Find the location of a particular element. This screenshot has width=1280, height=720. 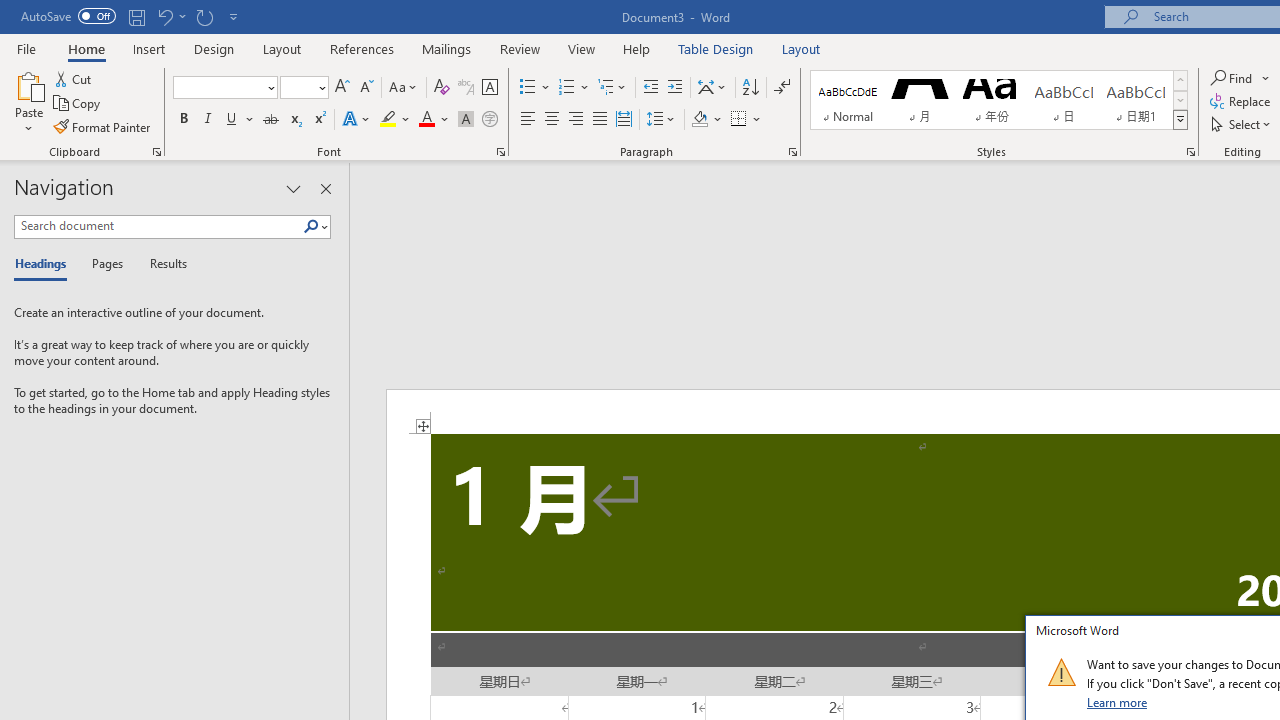

'Select' is located at coordinates (1241, 124).